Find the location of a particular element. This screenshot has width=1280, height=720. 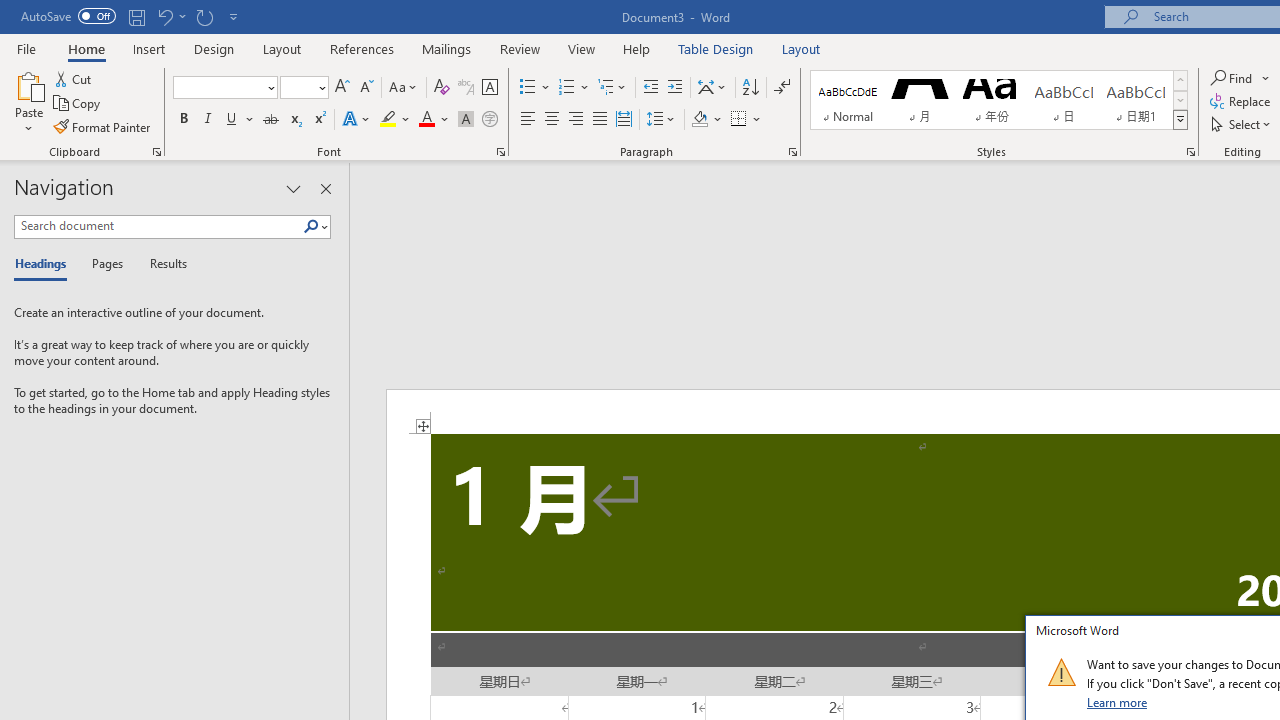

'Select' is located at coordinates (1241, 124).